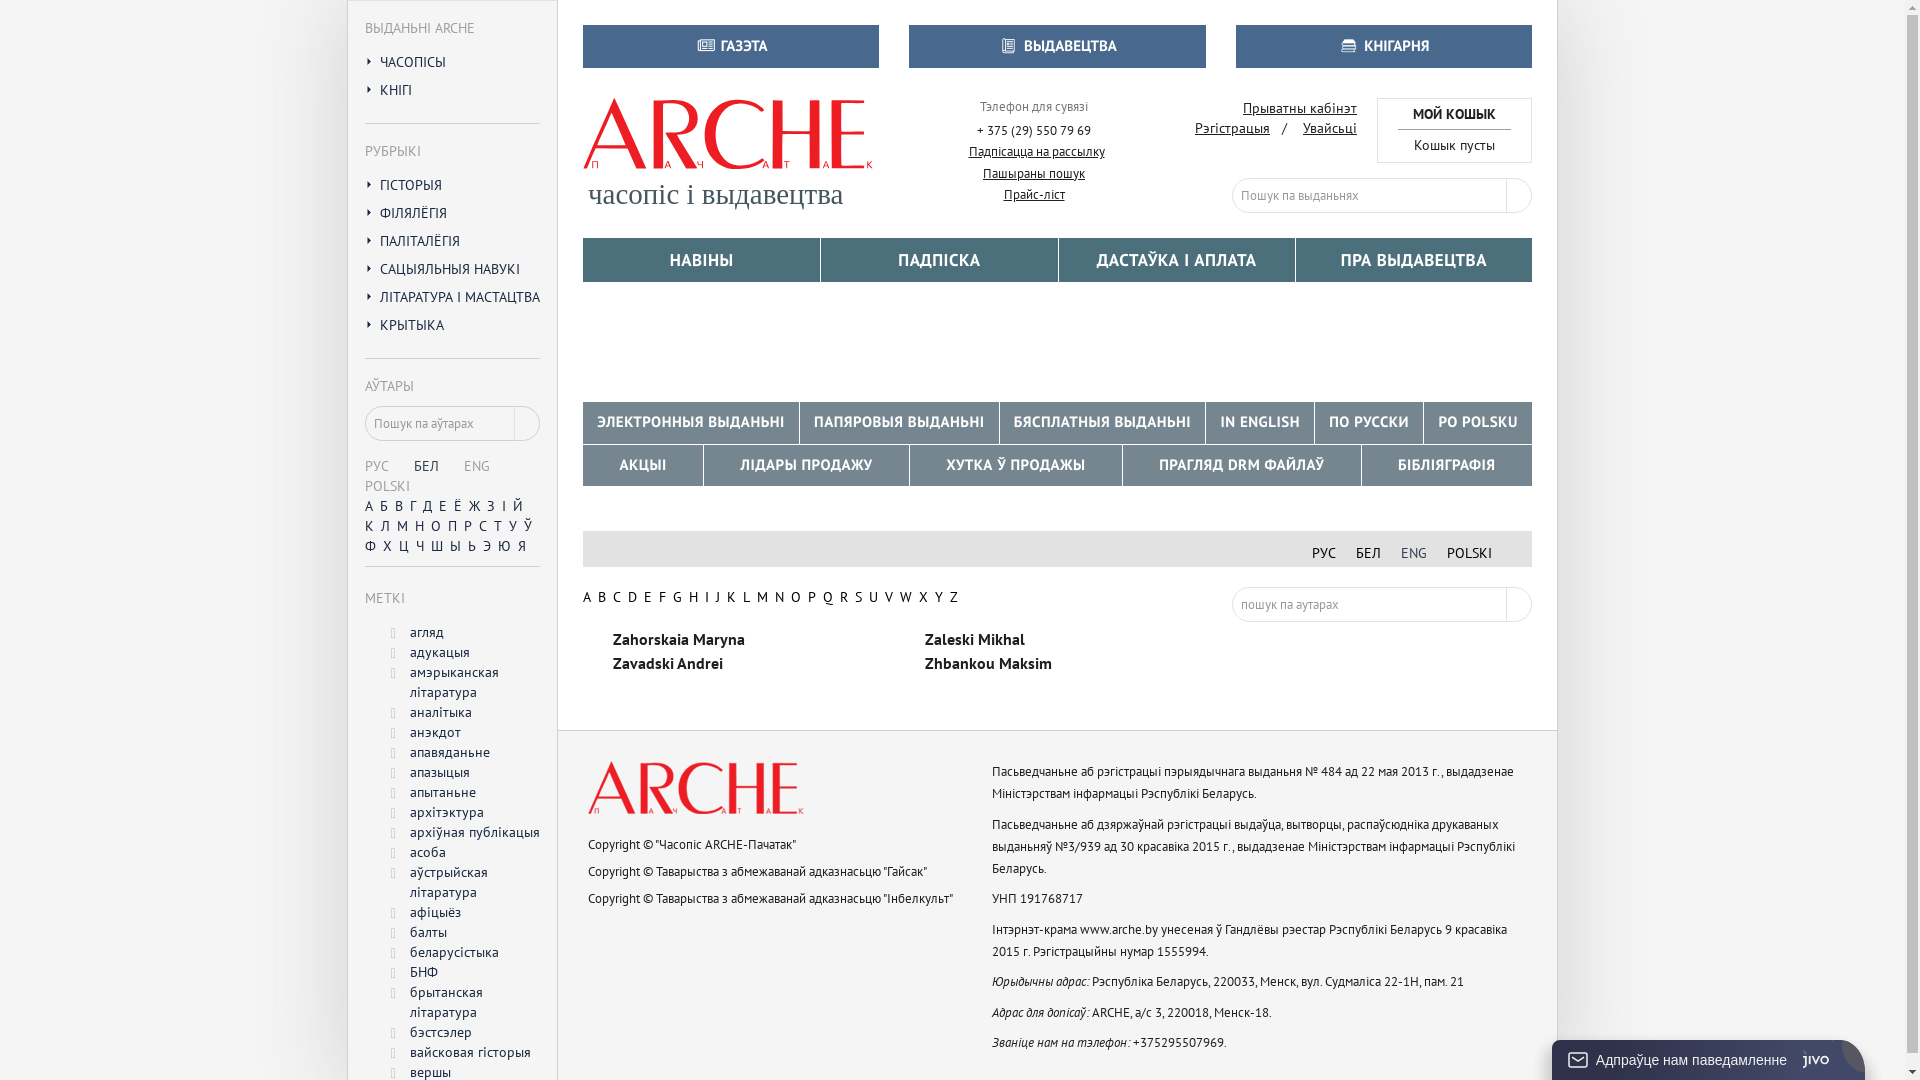  What do you see at coordinates (795, 596) in the screenshot?
I see `'O'` at bounding box center [795, 596].